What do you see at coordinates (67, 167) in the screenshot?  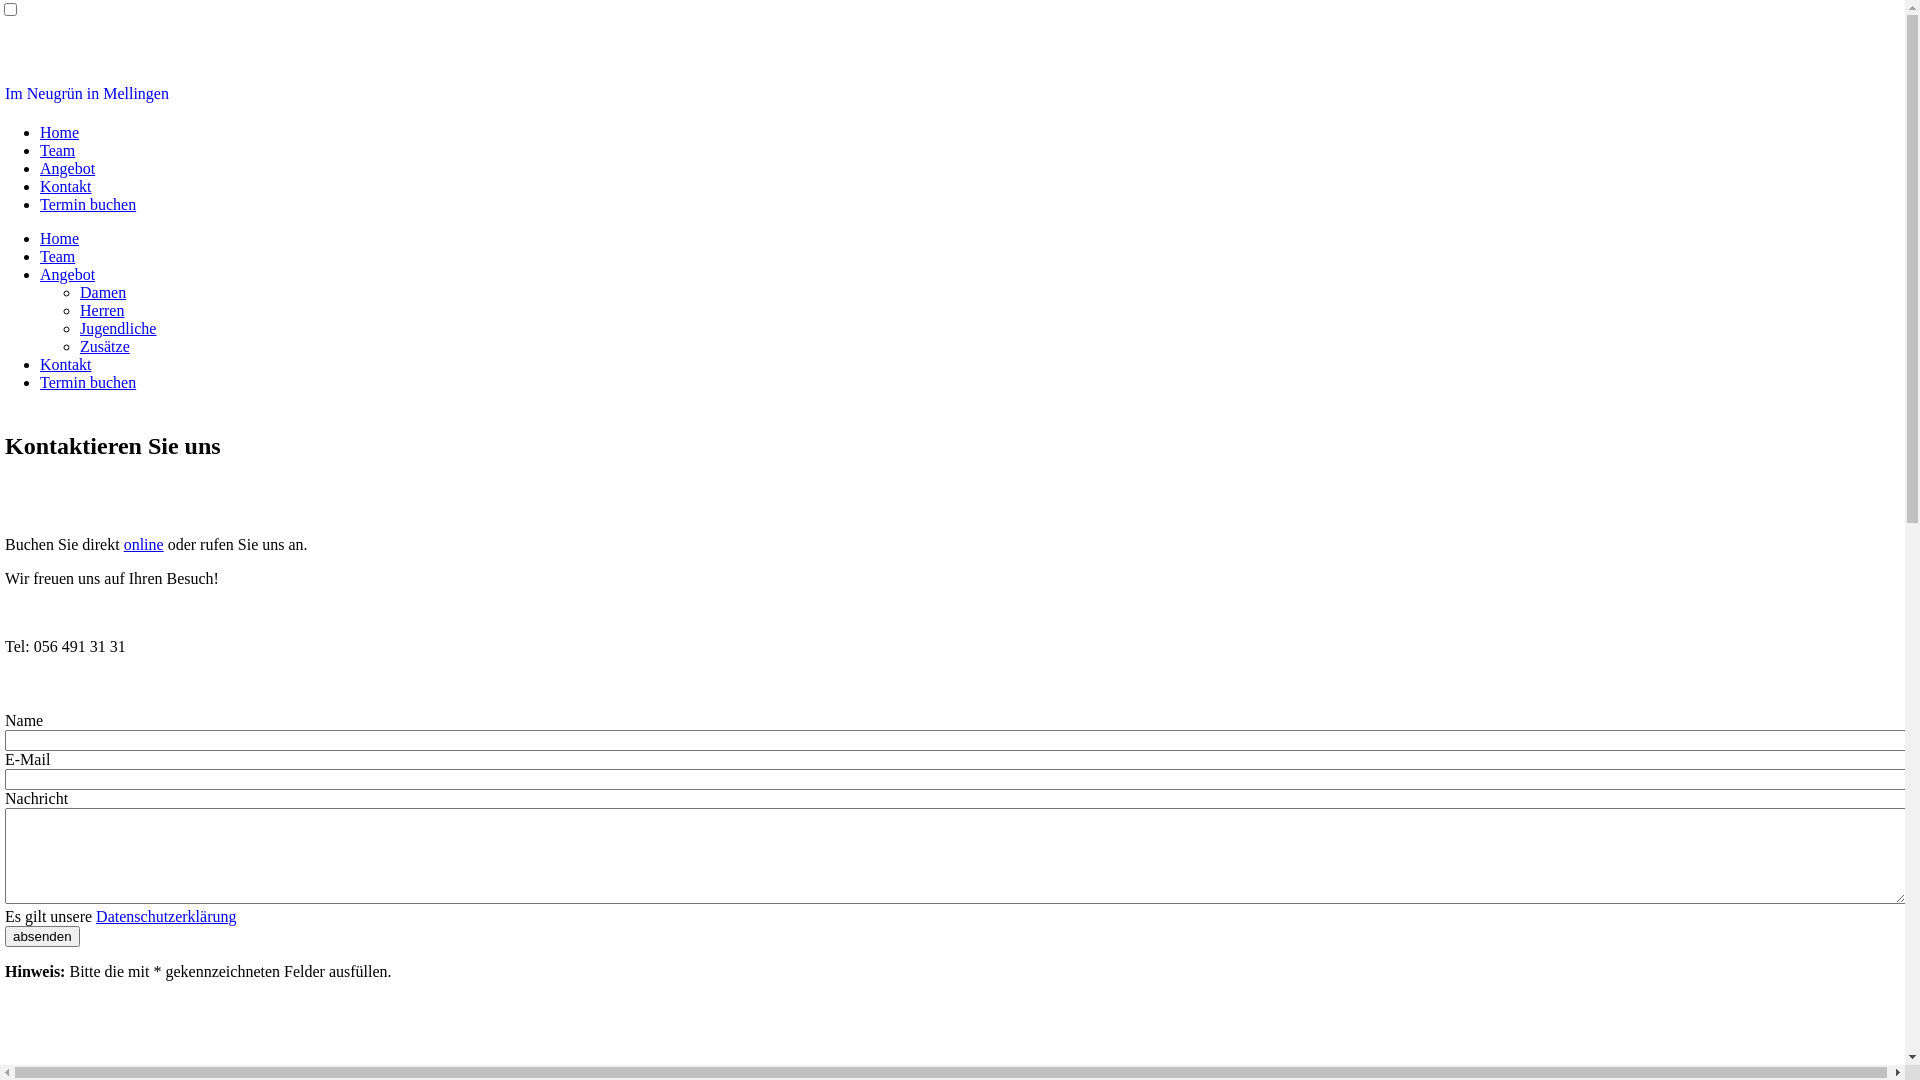 I see `'Angebot'` at bounding box center [67, 167].